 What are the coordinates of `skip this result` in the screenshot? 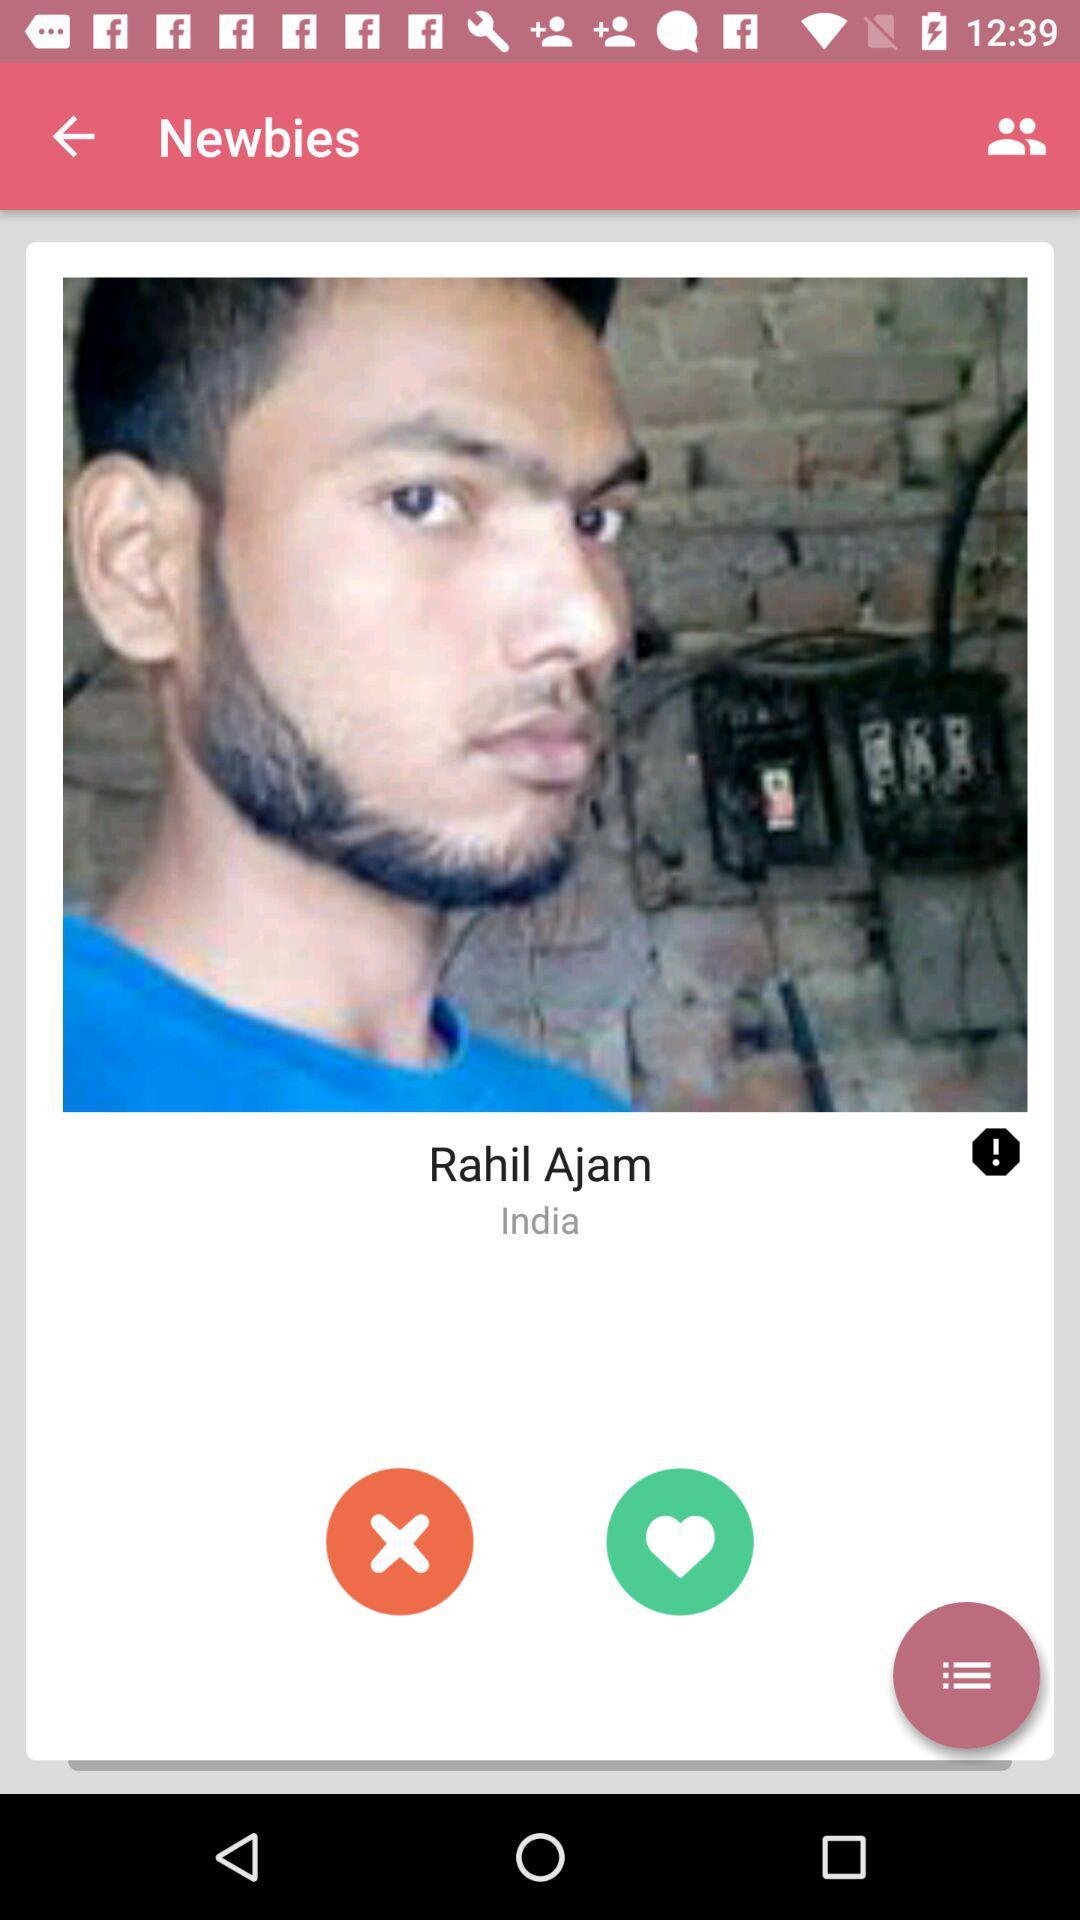 It's located at (400, 1540).